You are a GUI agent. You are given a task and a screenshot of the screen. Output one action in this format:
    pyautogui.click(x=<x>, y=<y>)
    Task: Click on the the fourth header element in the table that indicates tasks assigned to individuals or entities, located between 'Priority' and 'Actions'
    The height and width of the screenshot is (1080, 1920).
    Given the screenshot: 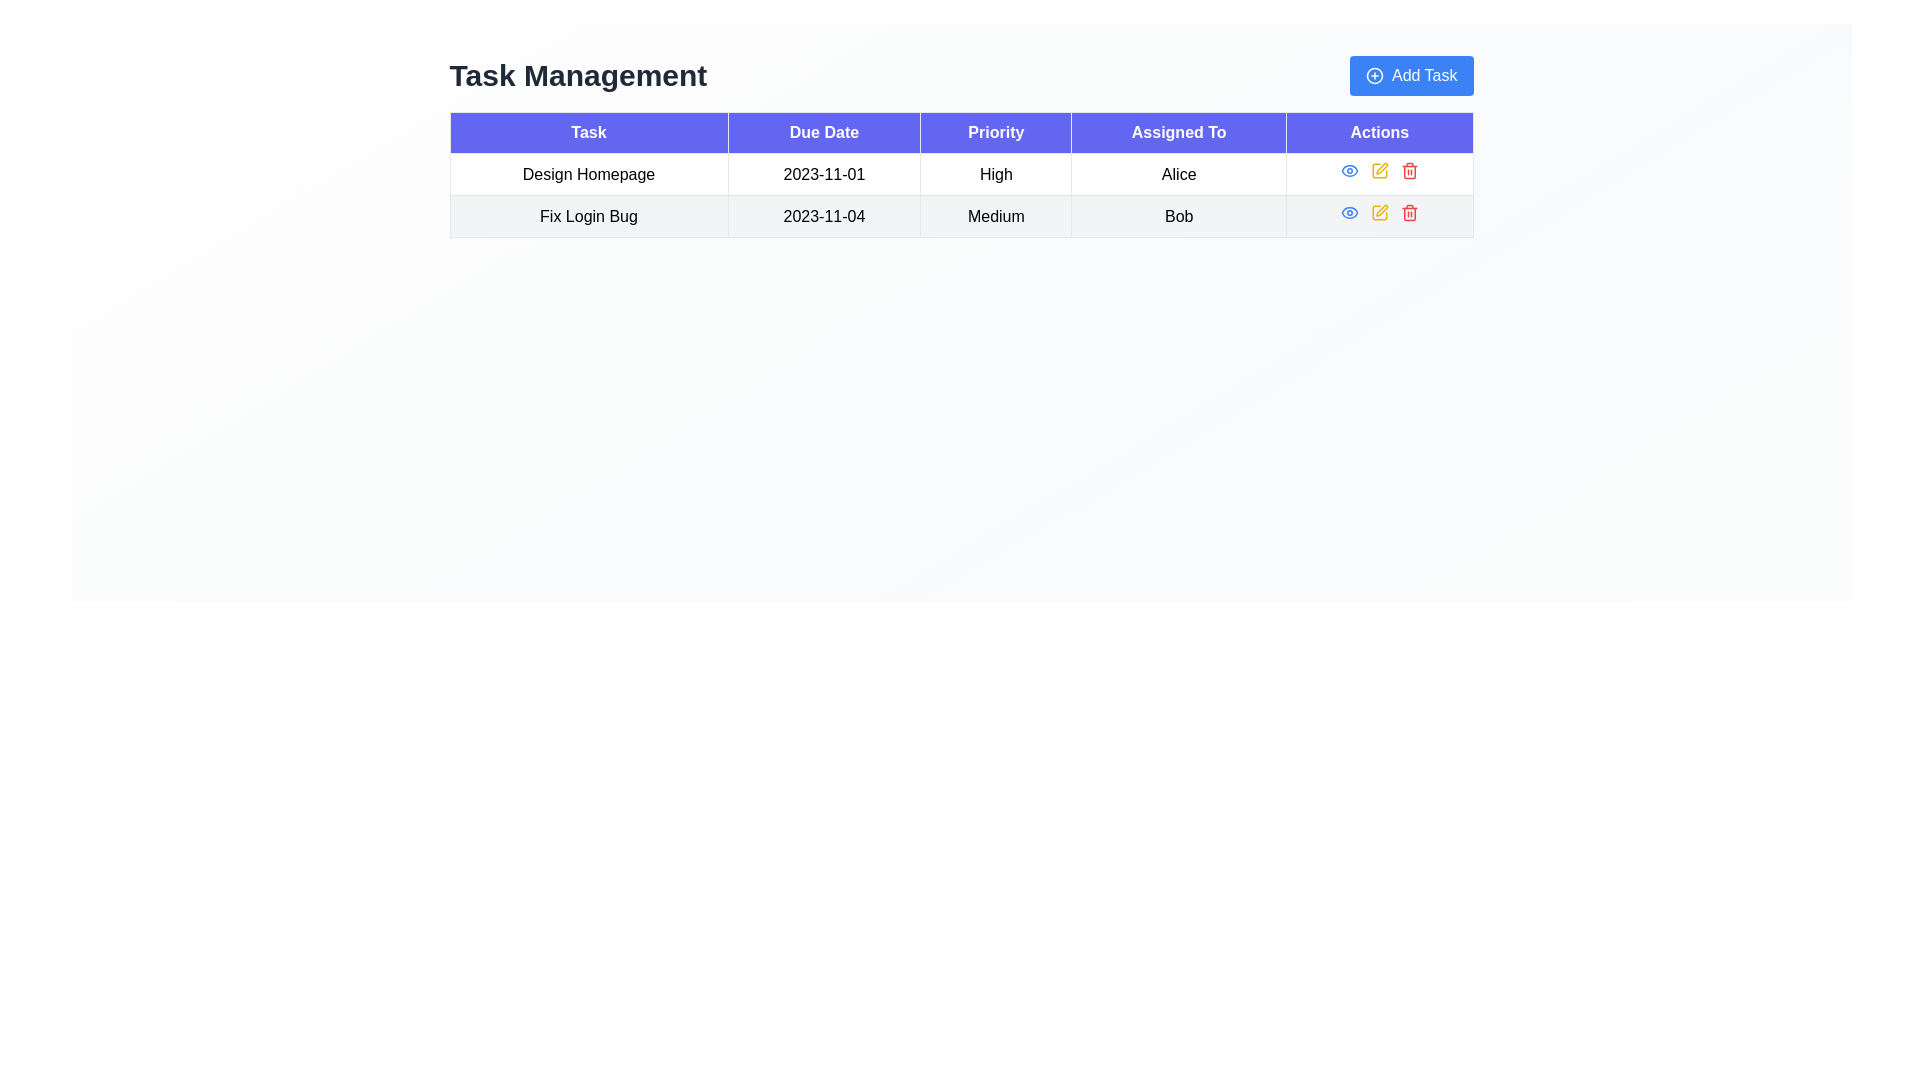 What is the action you would take?
    pyautogui.click(x=1179, y=132)
    